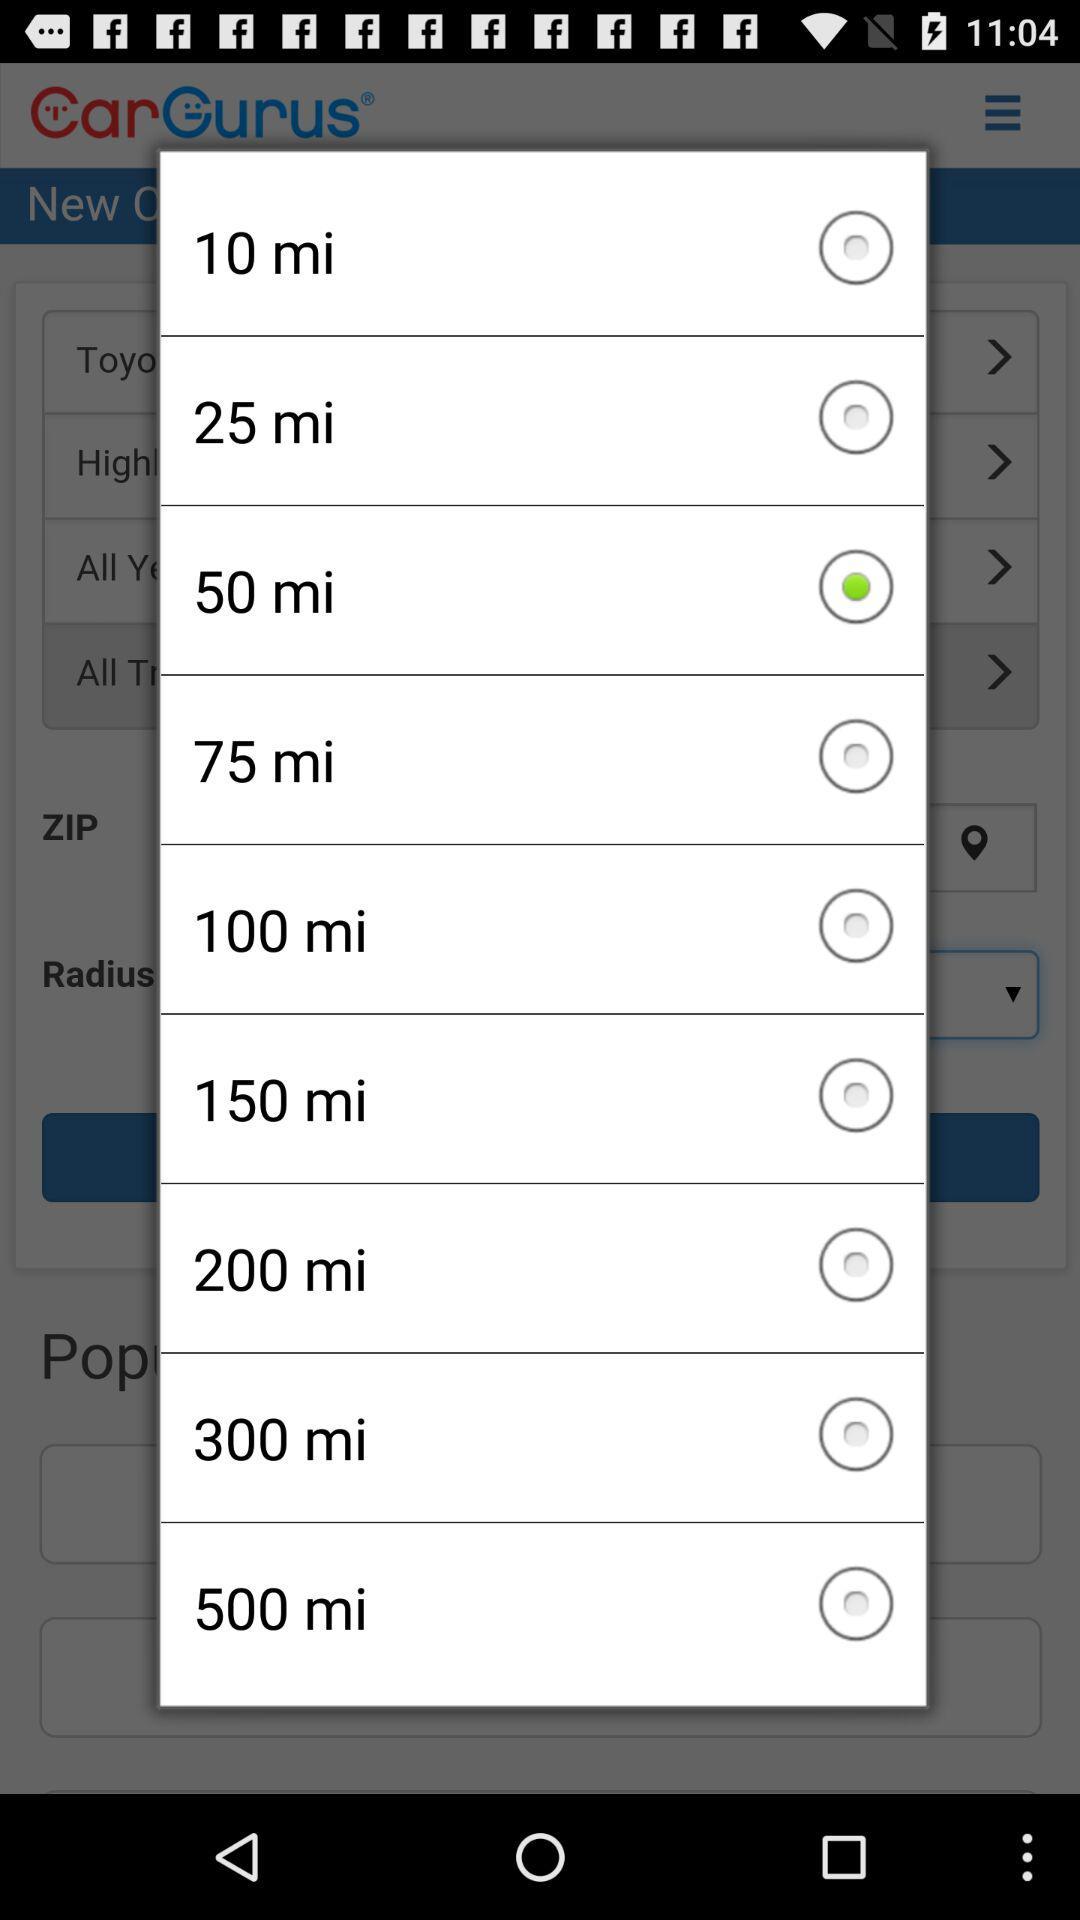 This screenshot has height=1920, width=1080. Describe the element at coordinates (542, 928) in the screenshot. I see `the item above the 150 mi checkbox` at that location.